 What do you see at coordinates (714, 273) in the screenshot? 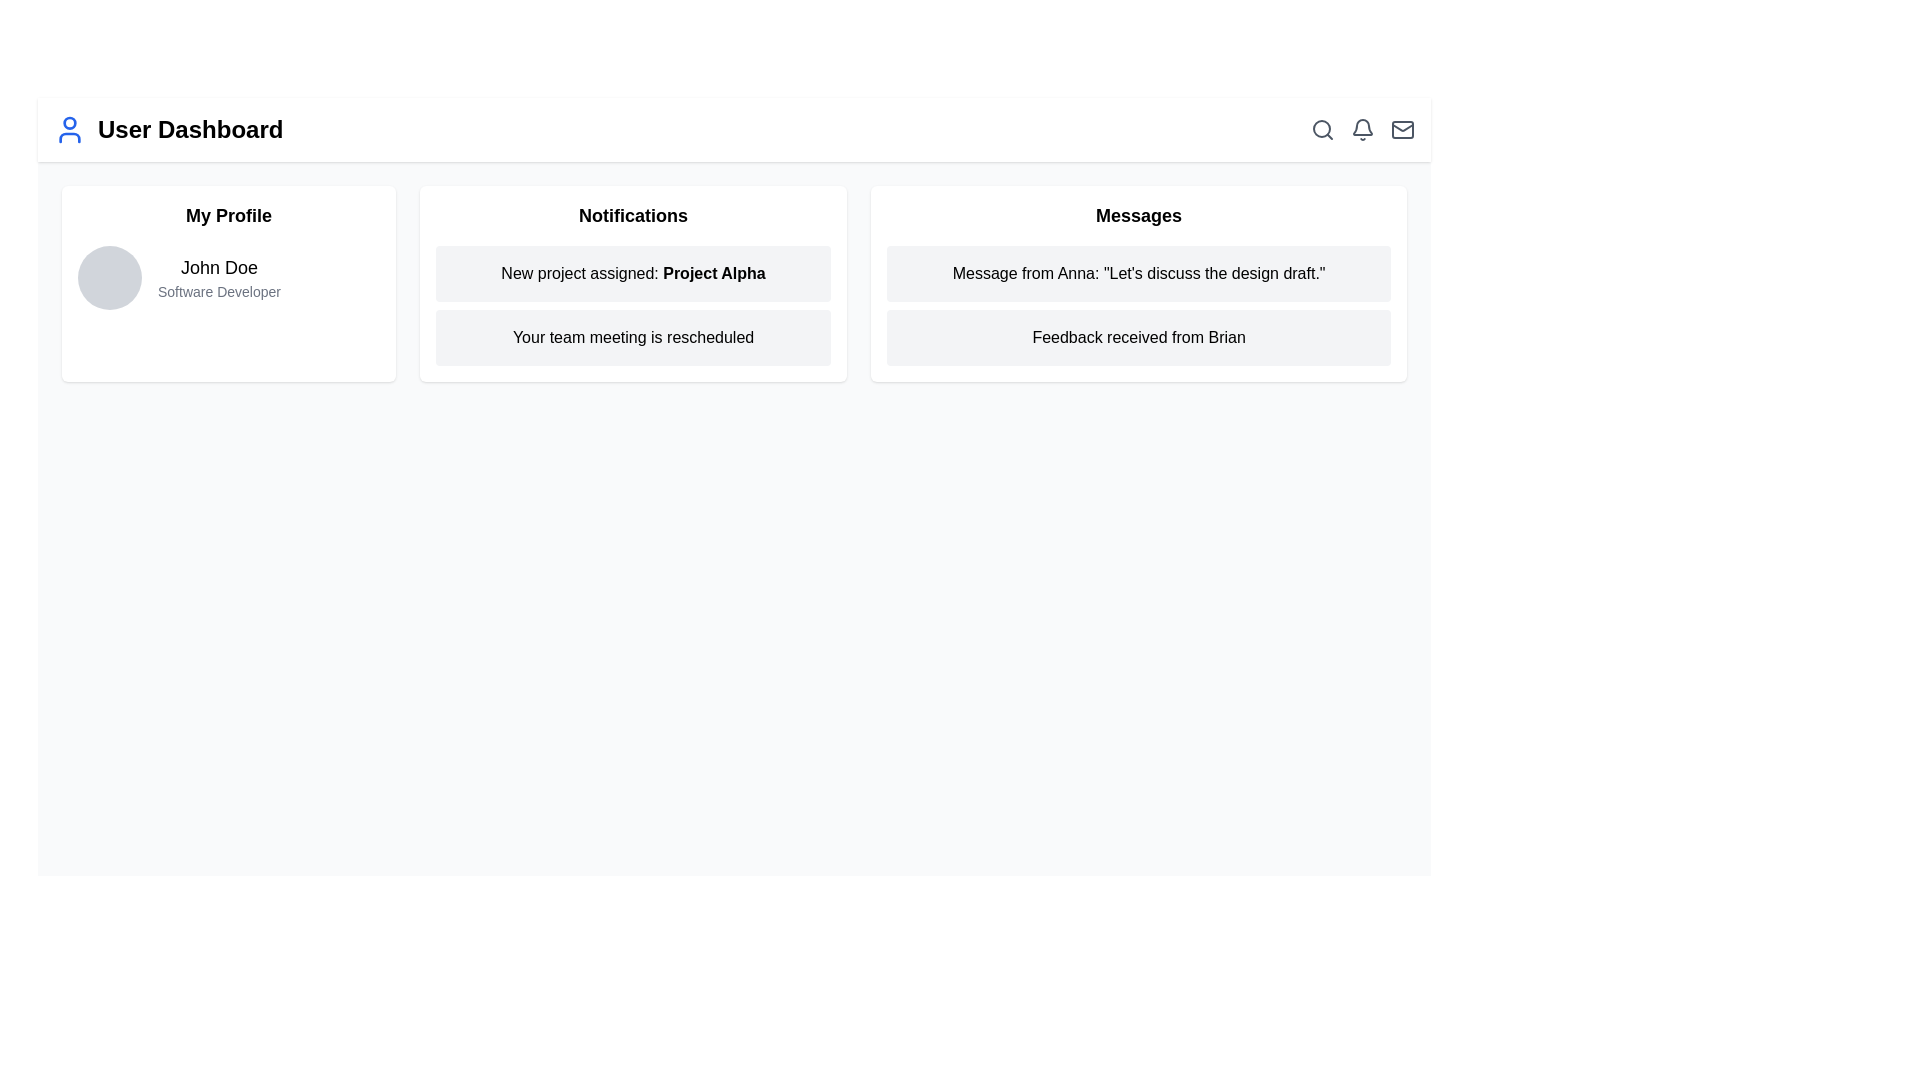
I see `project name displayed in the notification label, which shows 'Project Alpha' within the Notifications section of the dashboard` at bounding box center [714, 273].